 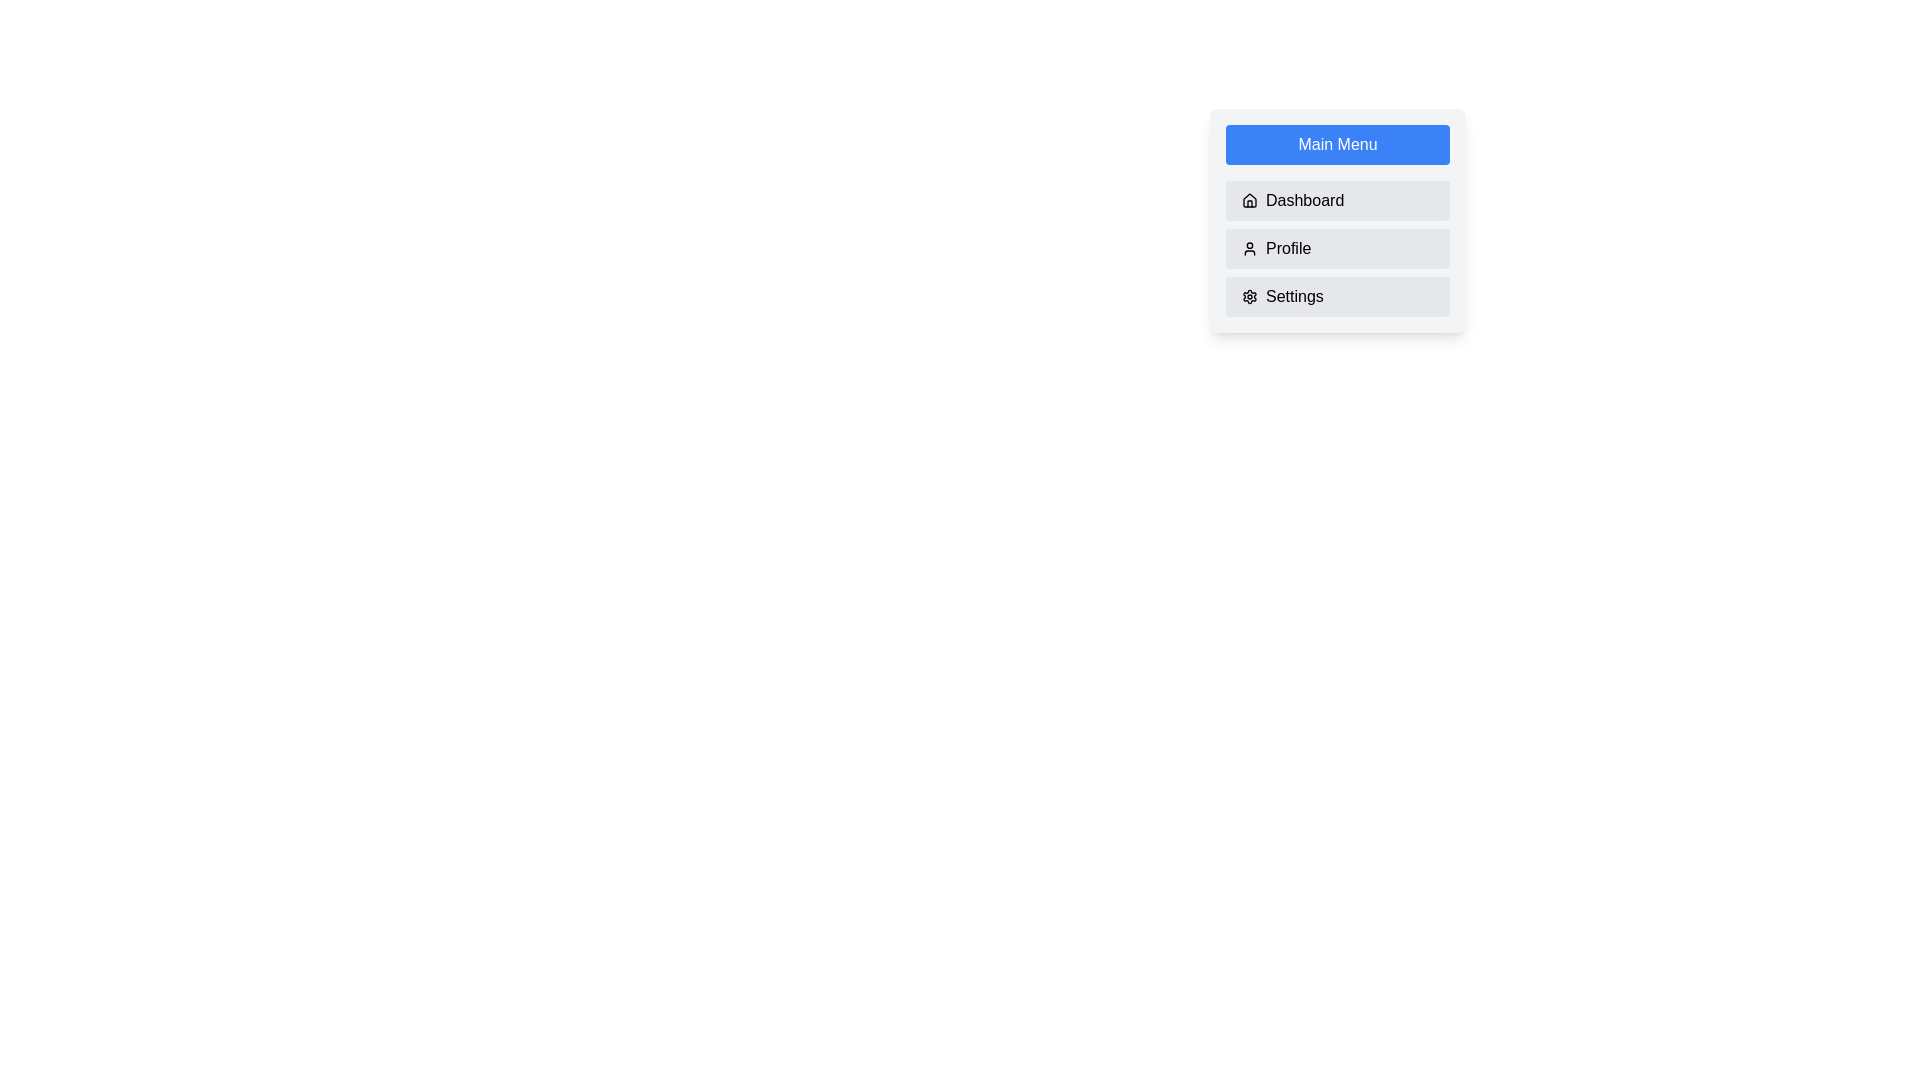 I want to click on the 'Settings' button in the menu, so click(x=1338, y=297).